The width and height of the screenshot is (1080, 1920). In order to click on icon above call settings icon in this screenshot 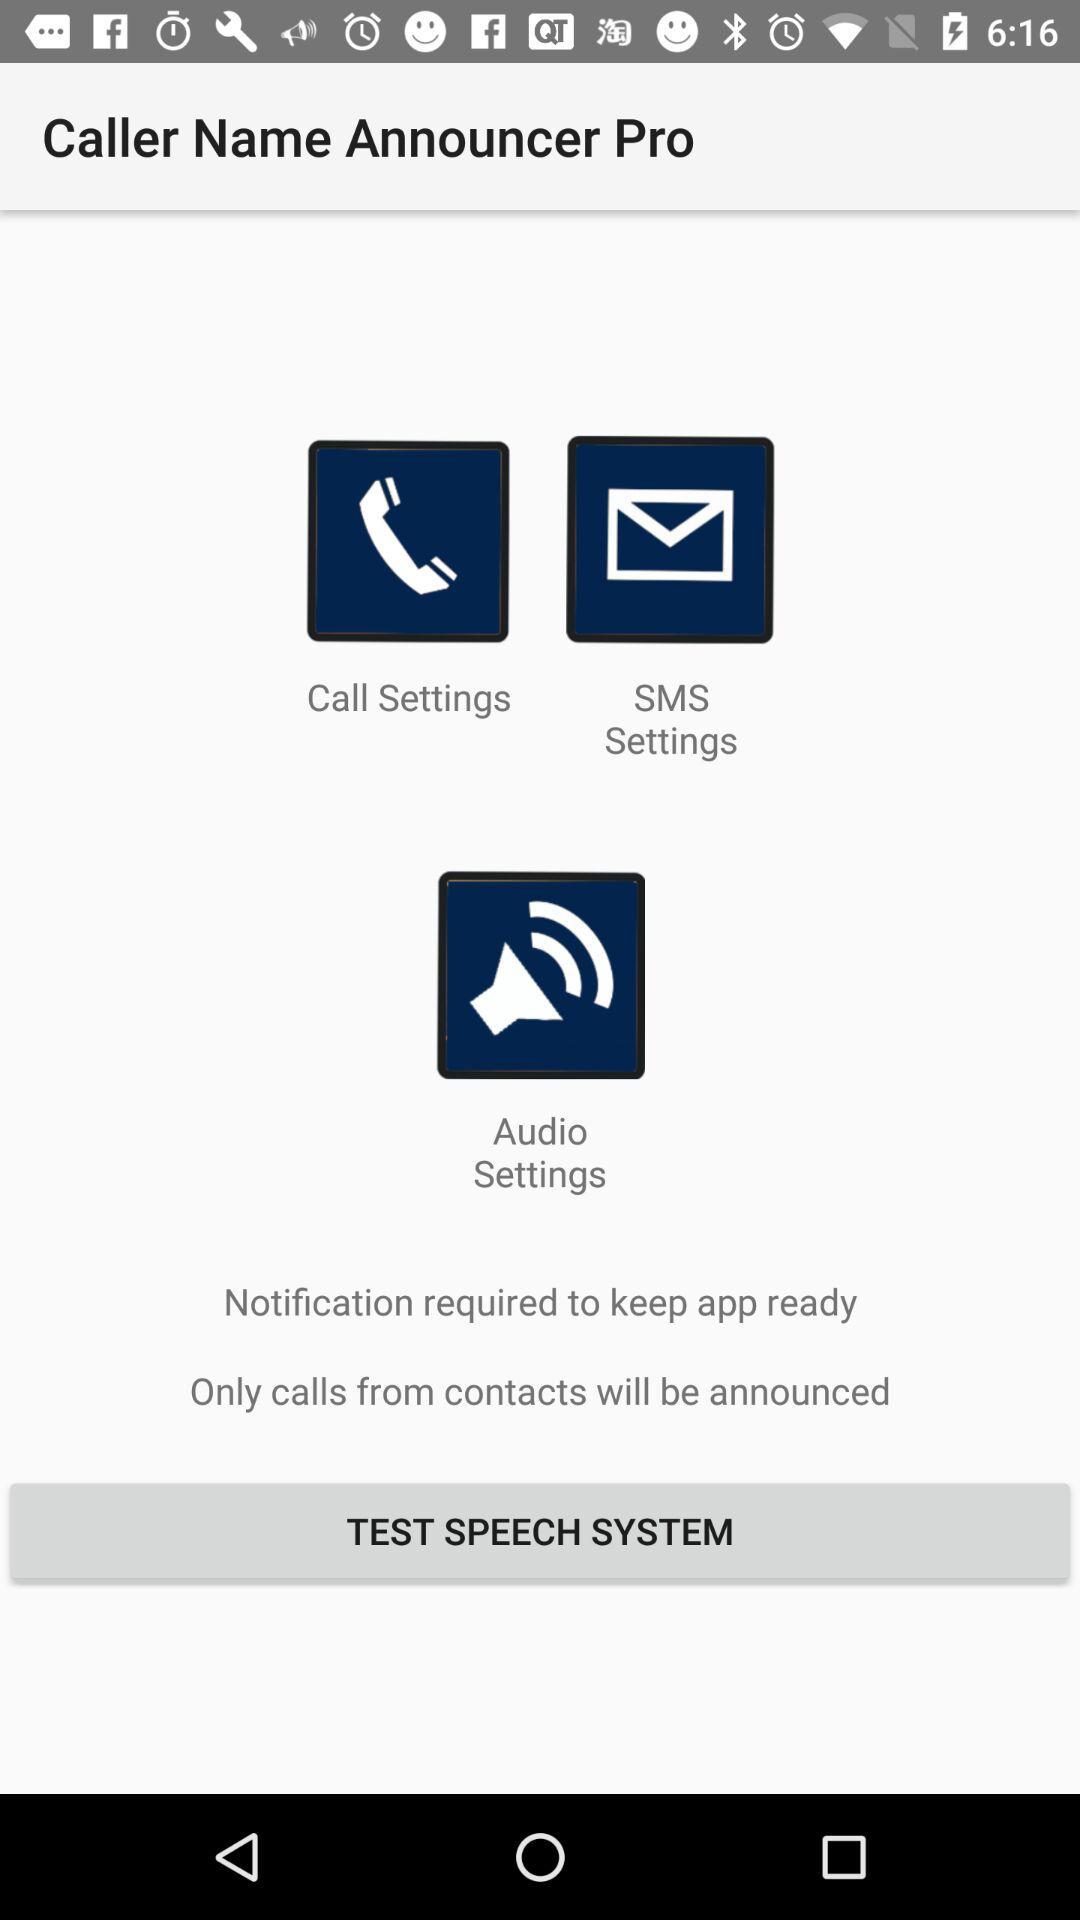, I will do `click(407, 540)`.